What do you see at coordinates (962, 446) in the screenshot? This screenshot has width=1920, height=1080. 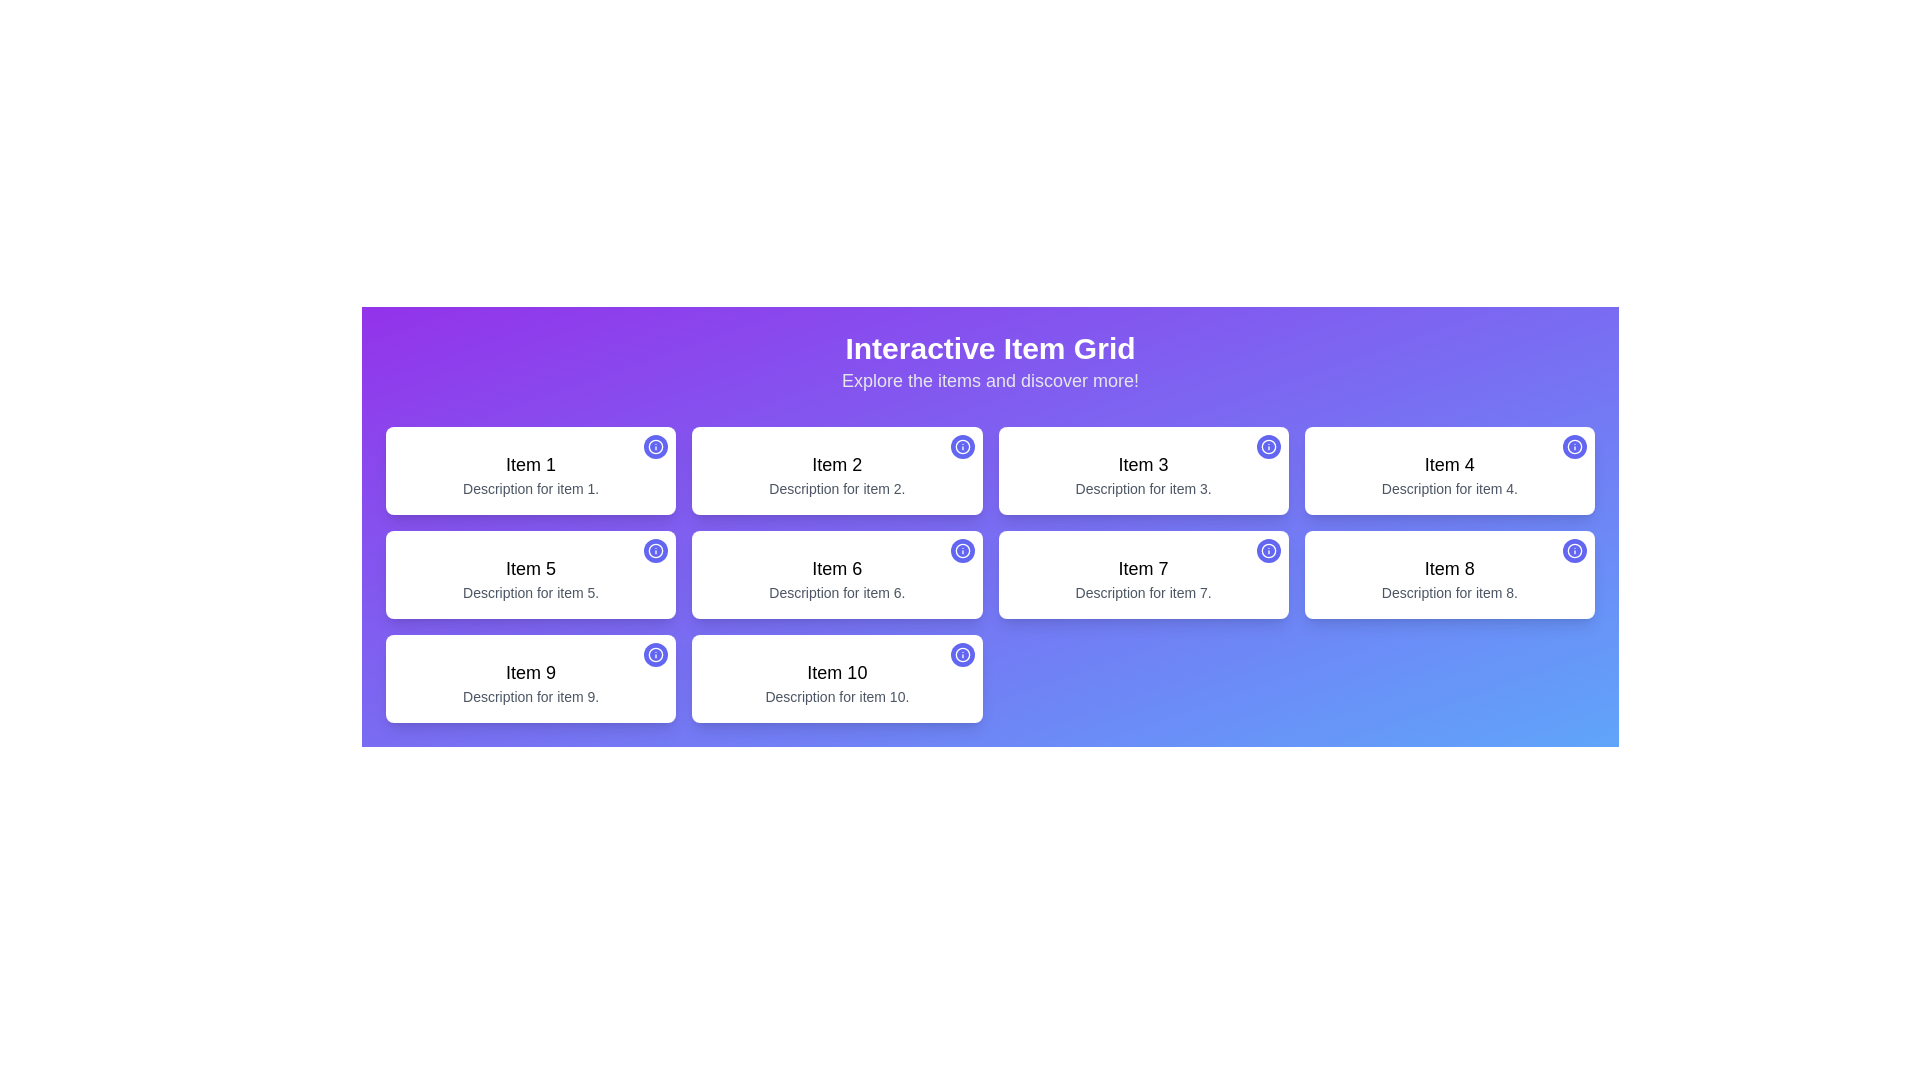 I see `the information icon circle located in the top-right corner of the second card in the grid` at bounding box center [962, 446].